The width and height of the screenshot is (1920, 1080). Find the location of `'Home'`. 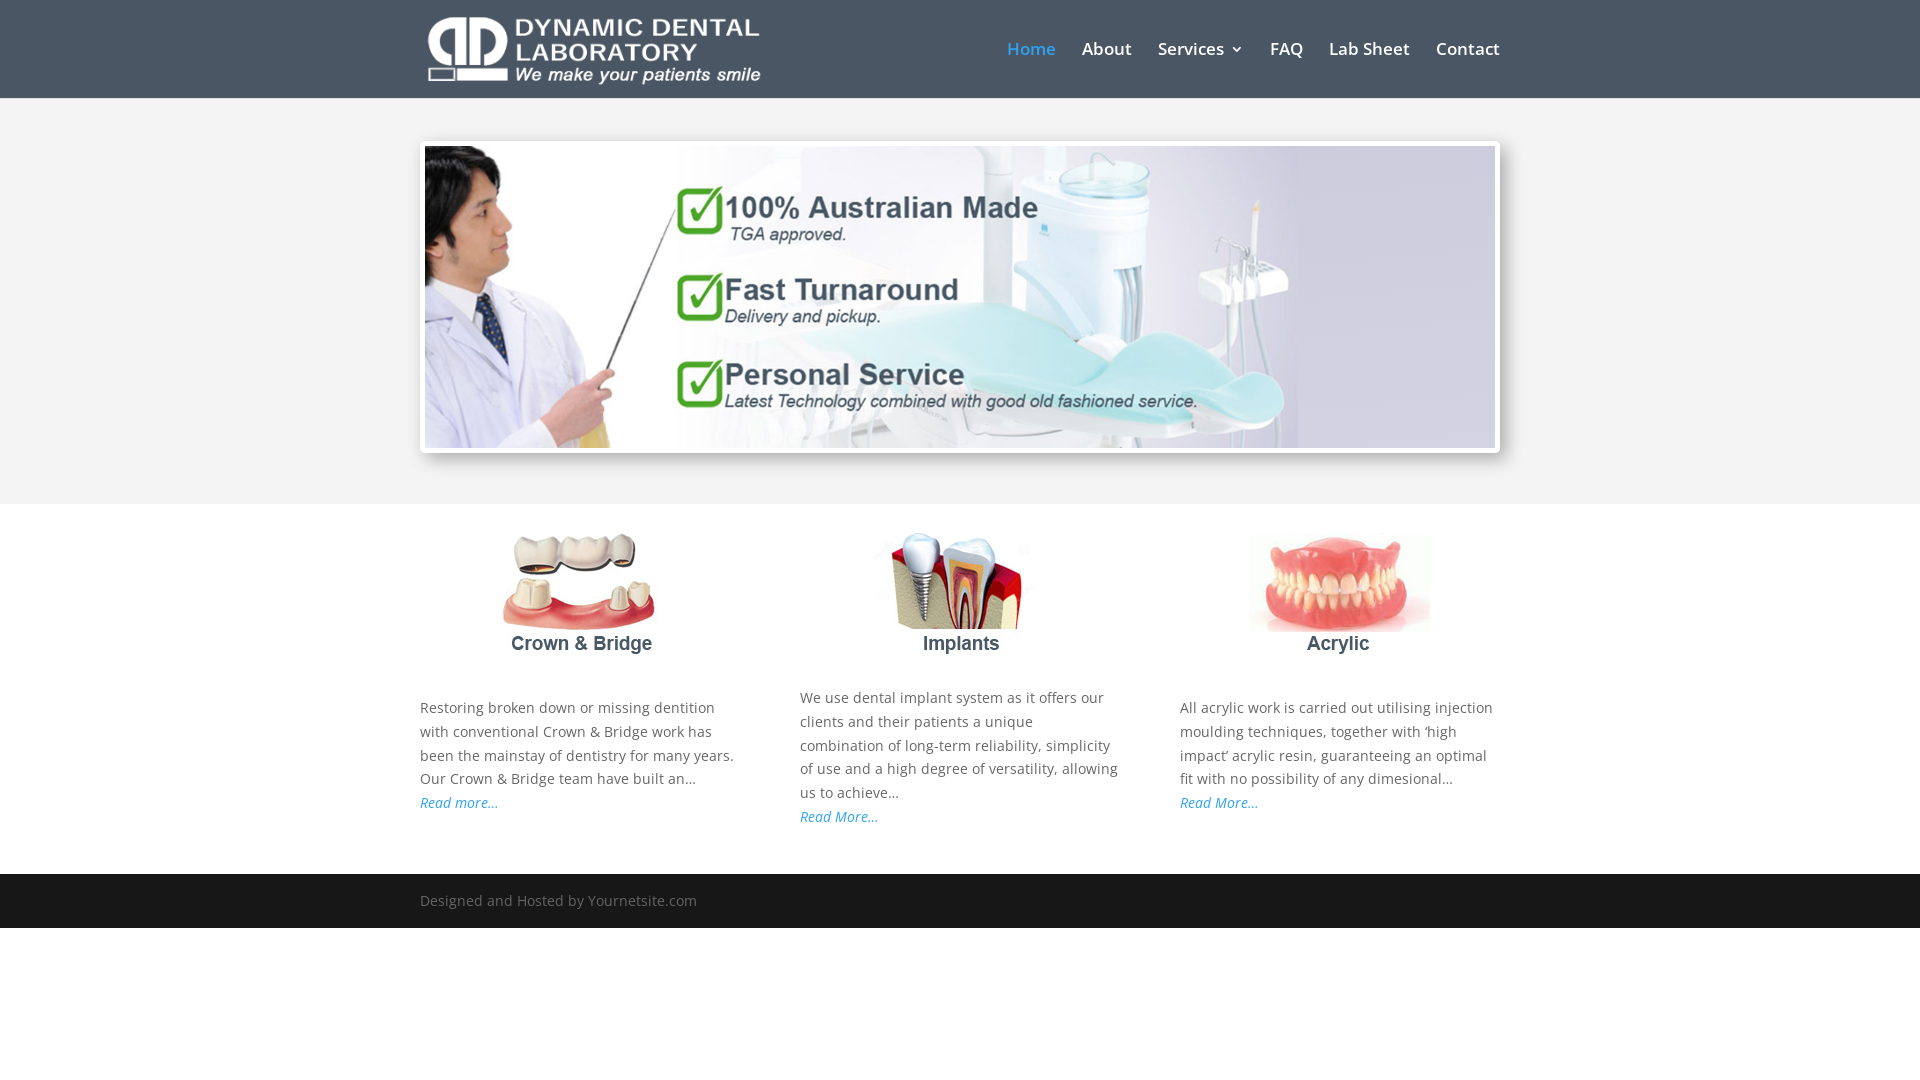

'Home' is located at coordinates (1031, 68).